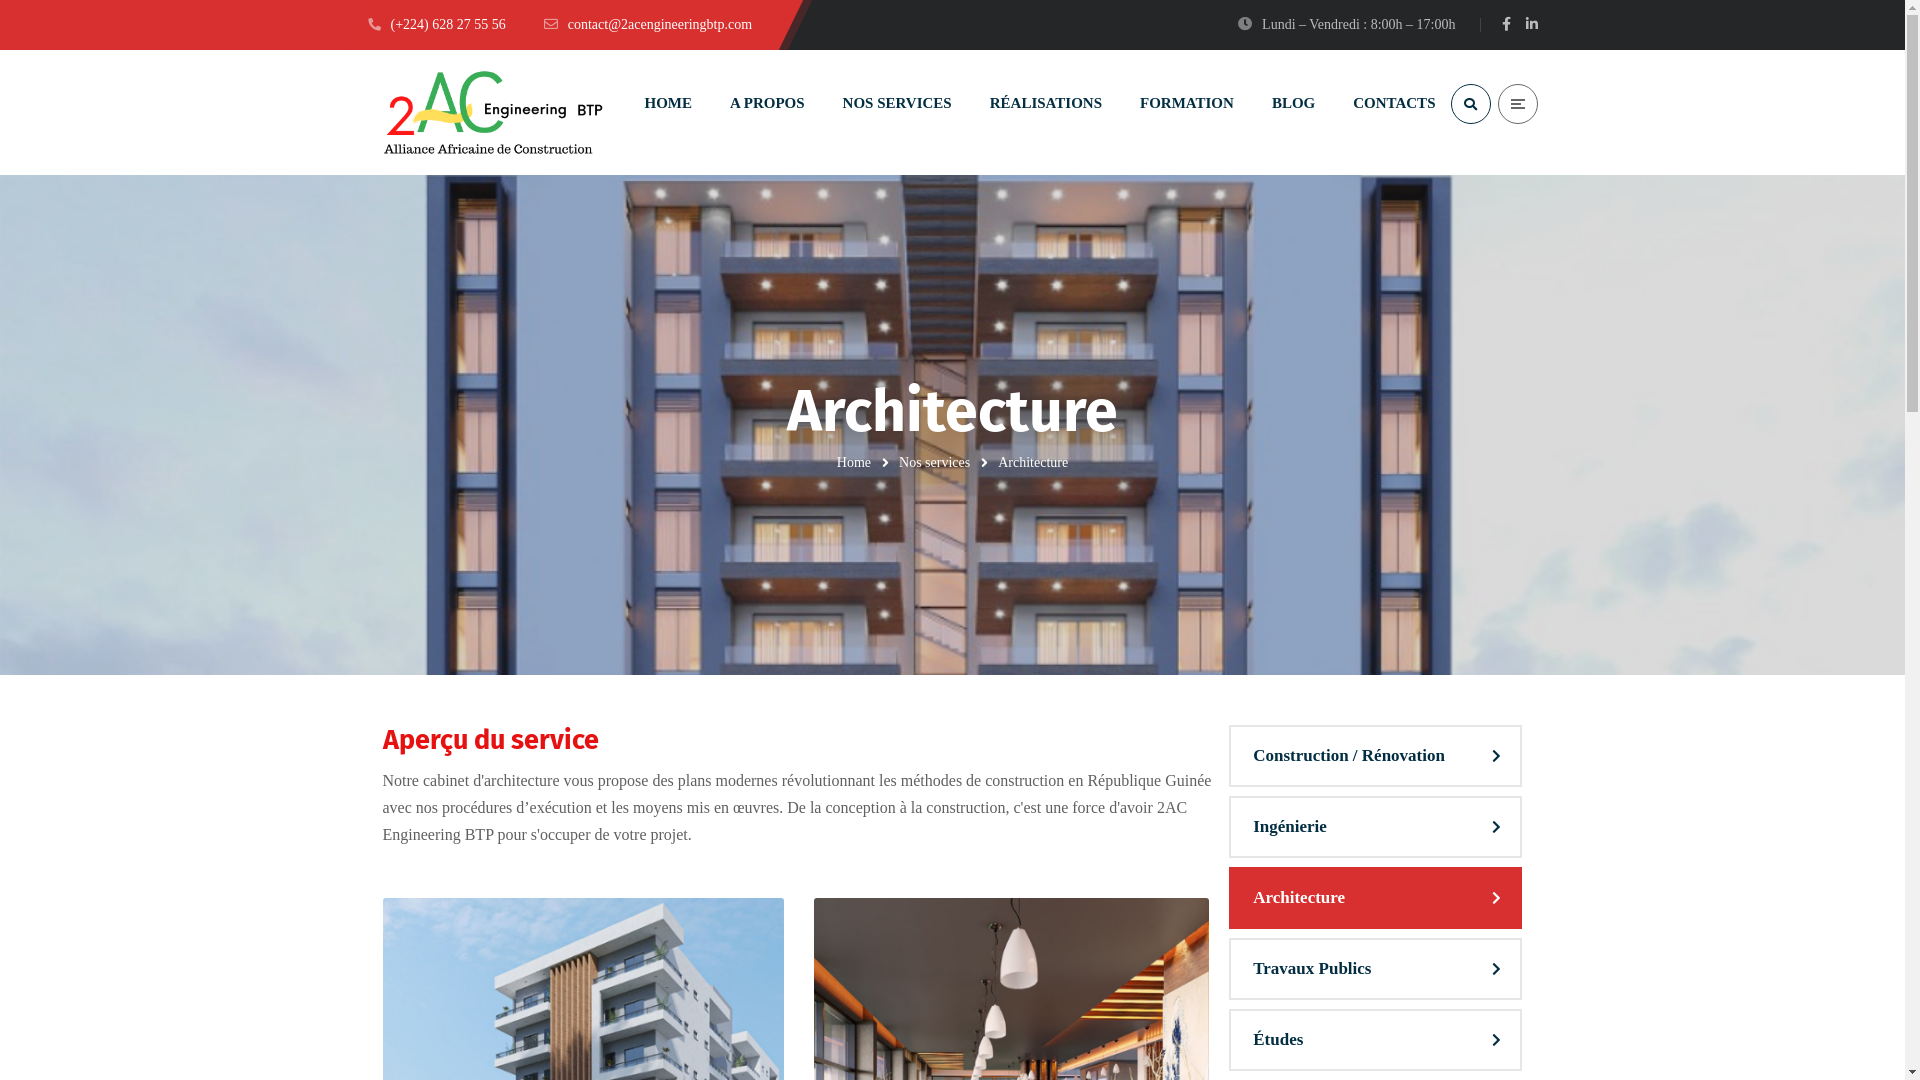 This screenshot has height=1080, width=1920. What do you see at coordinates (648, 24) in the screenshot?
I see `'contact@2acengineeringbtp.com'` at bounding box center [648, 24].